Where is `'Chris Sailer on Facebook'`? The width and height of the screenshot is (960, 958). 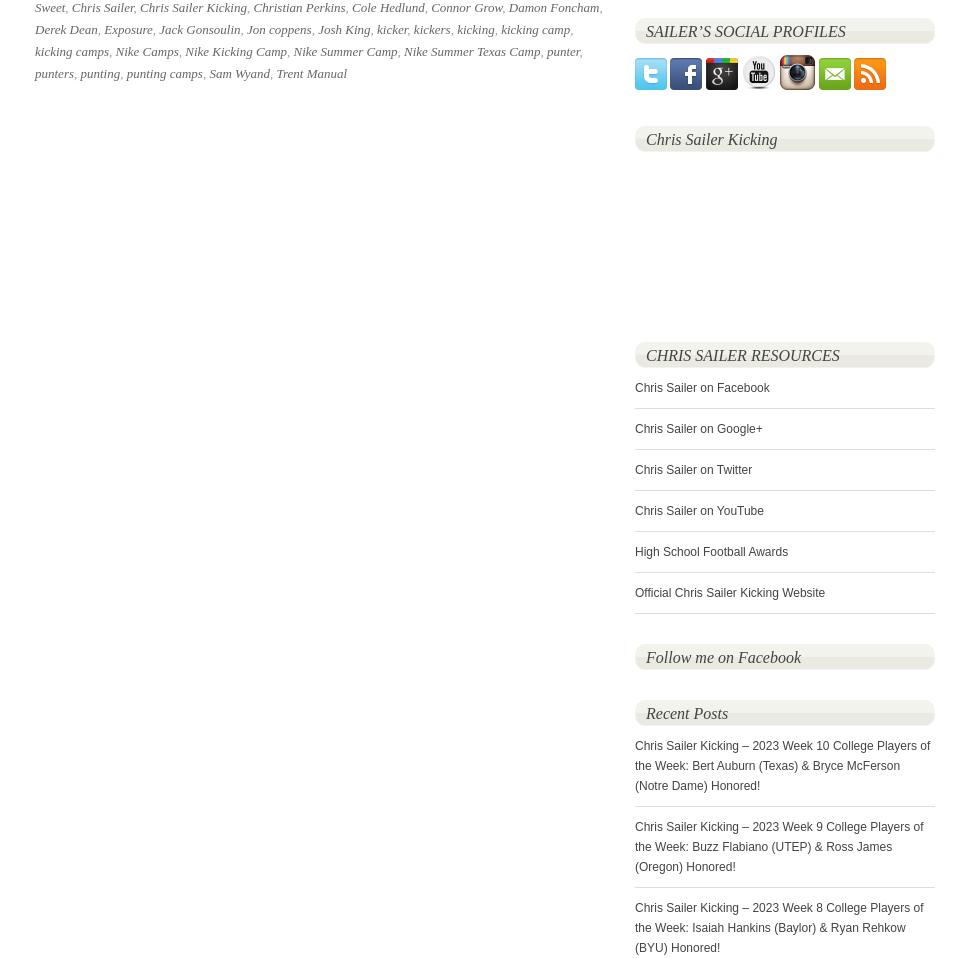 'Chris Sailer on Facebook' is located at coordinates (701, 386).